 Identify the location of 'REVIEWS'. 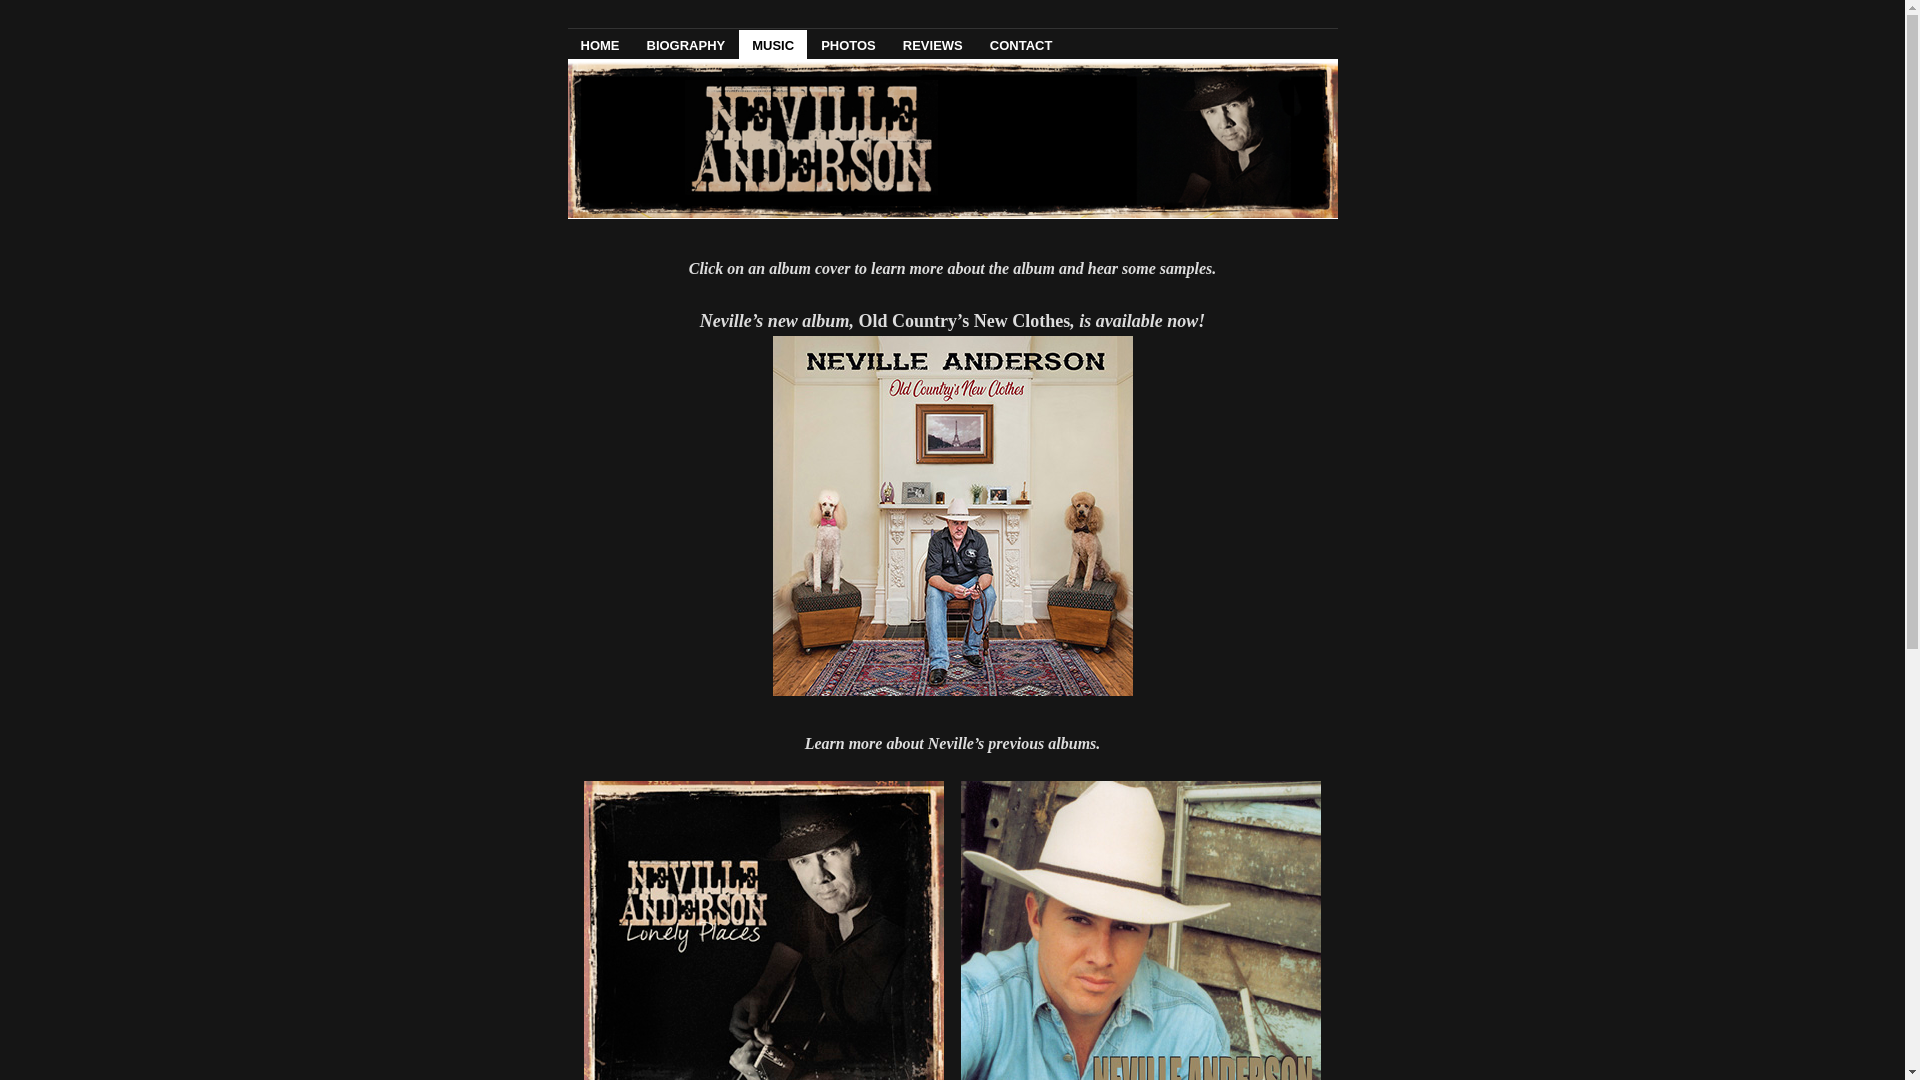
(931, 44).